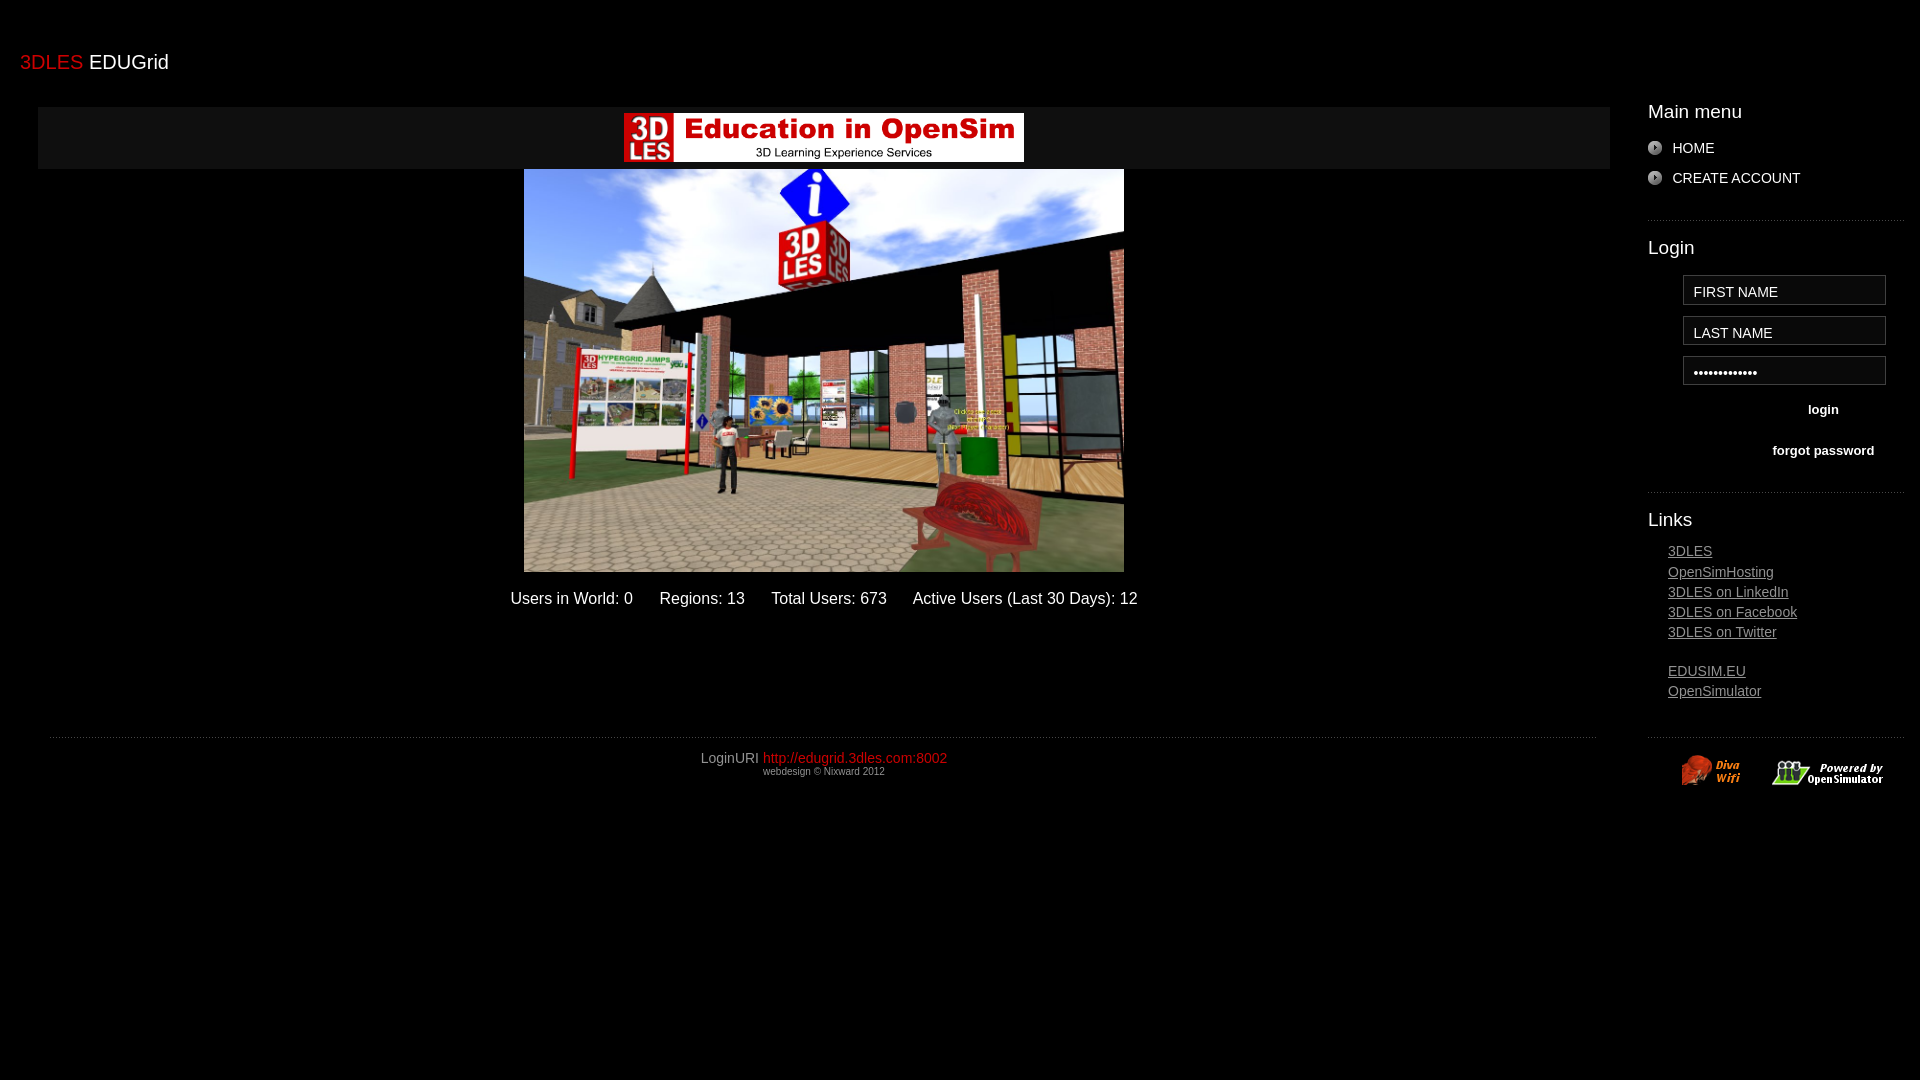 Image resolution: width=1920 pixels, height=1080 pixels. I want to click on 'forgot password', so click(1823, 453).